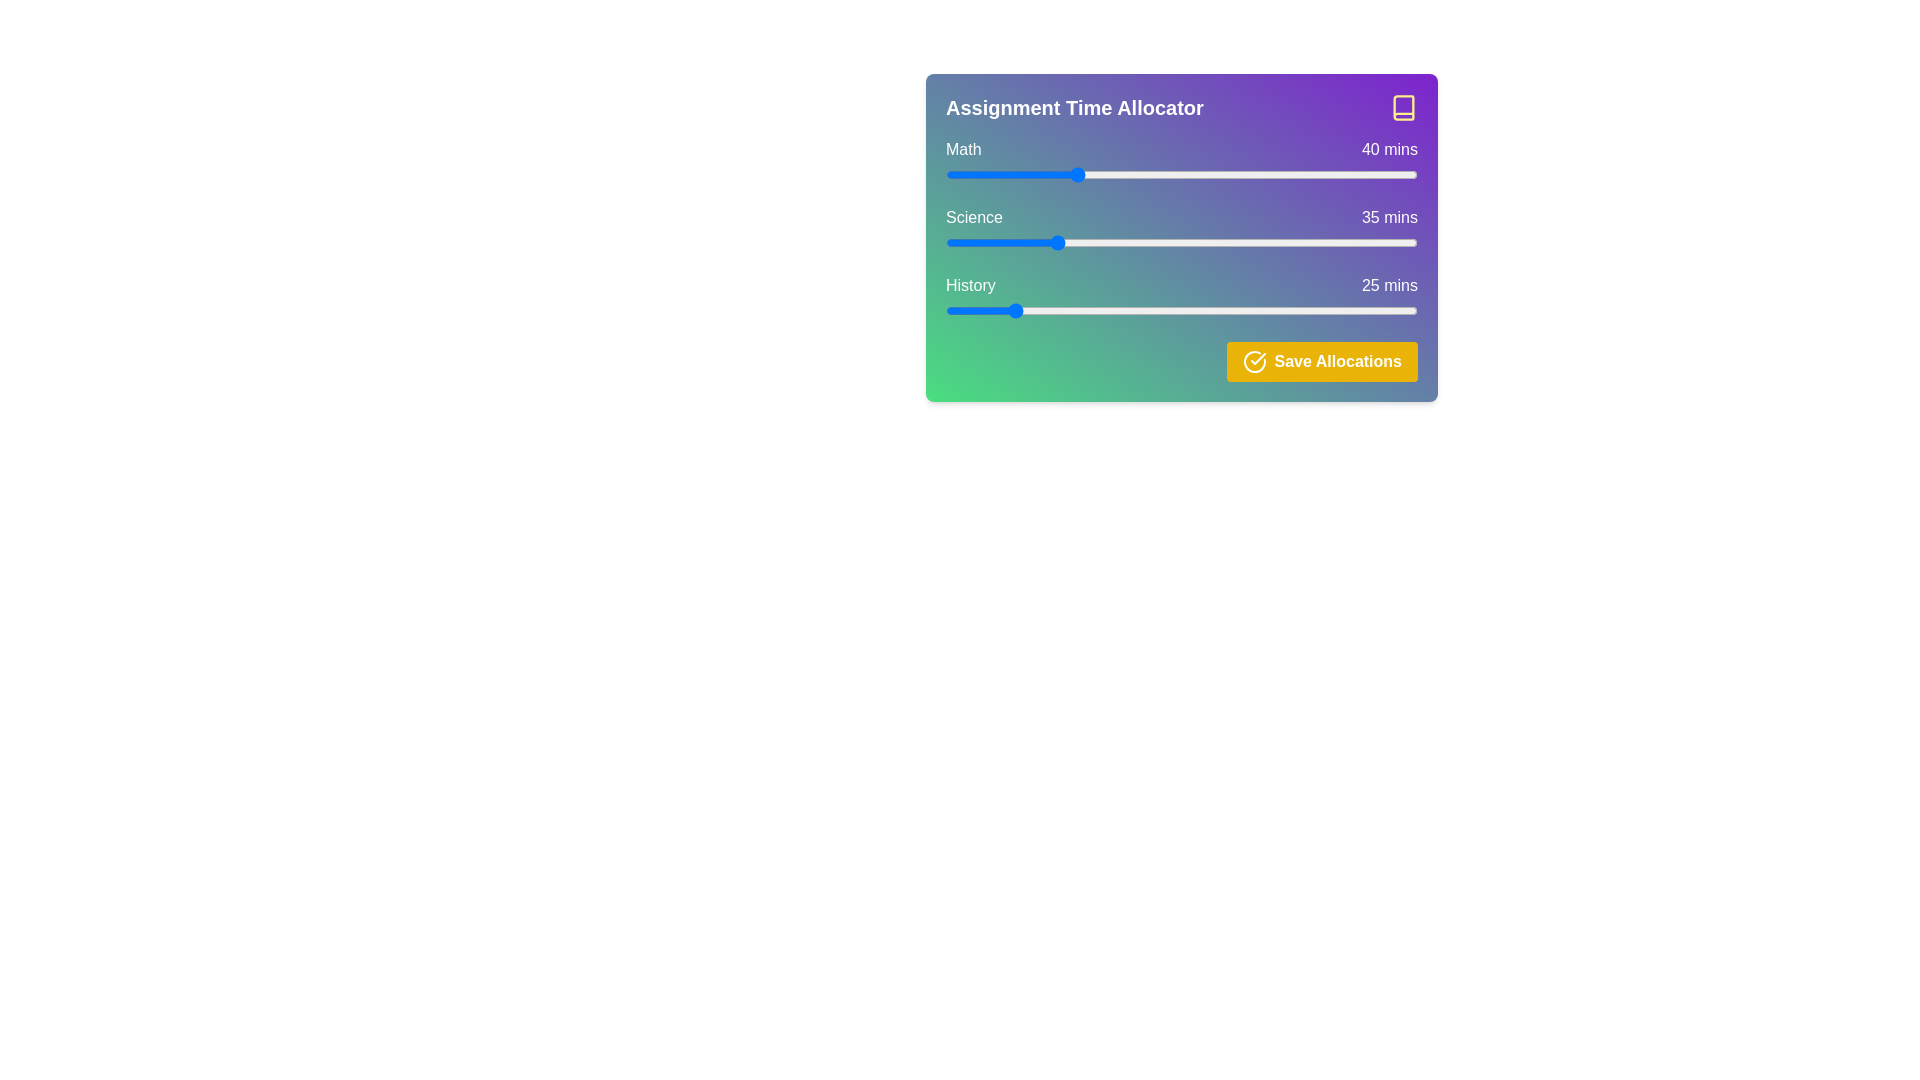 The height and width of the screenshot is (1080, 1920). What do you see at coordinates (1297, 242) in the screenshot?
I see `time allocation for Science` at bounding box center [1297, 242].